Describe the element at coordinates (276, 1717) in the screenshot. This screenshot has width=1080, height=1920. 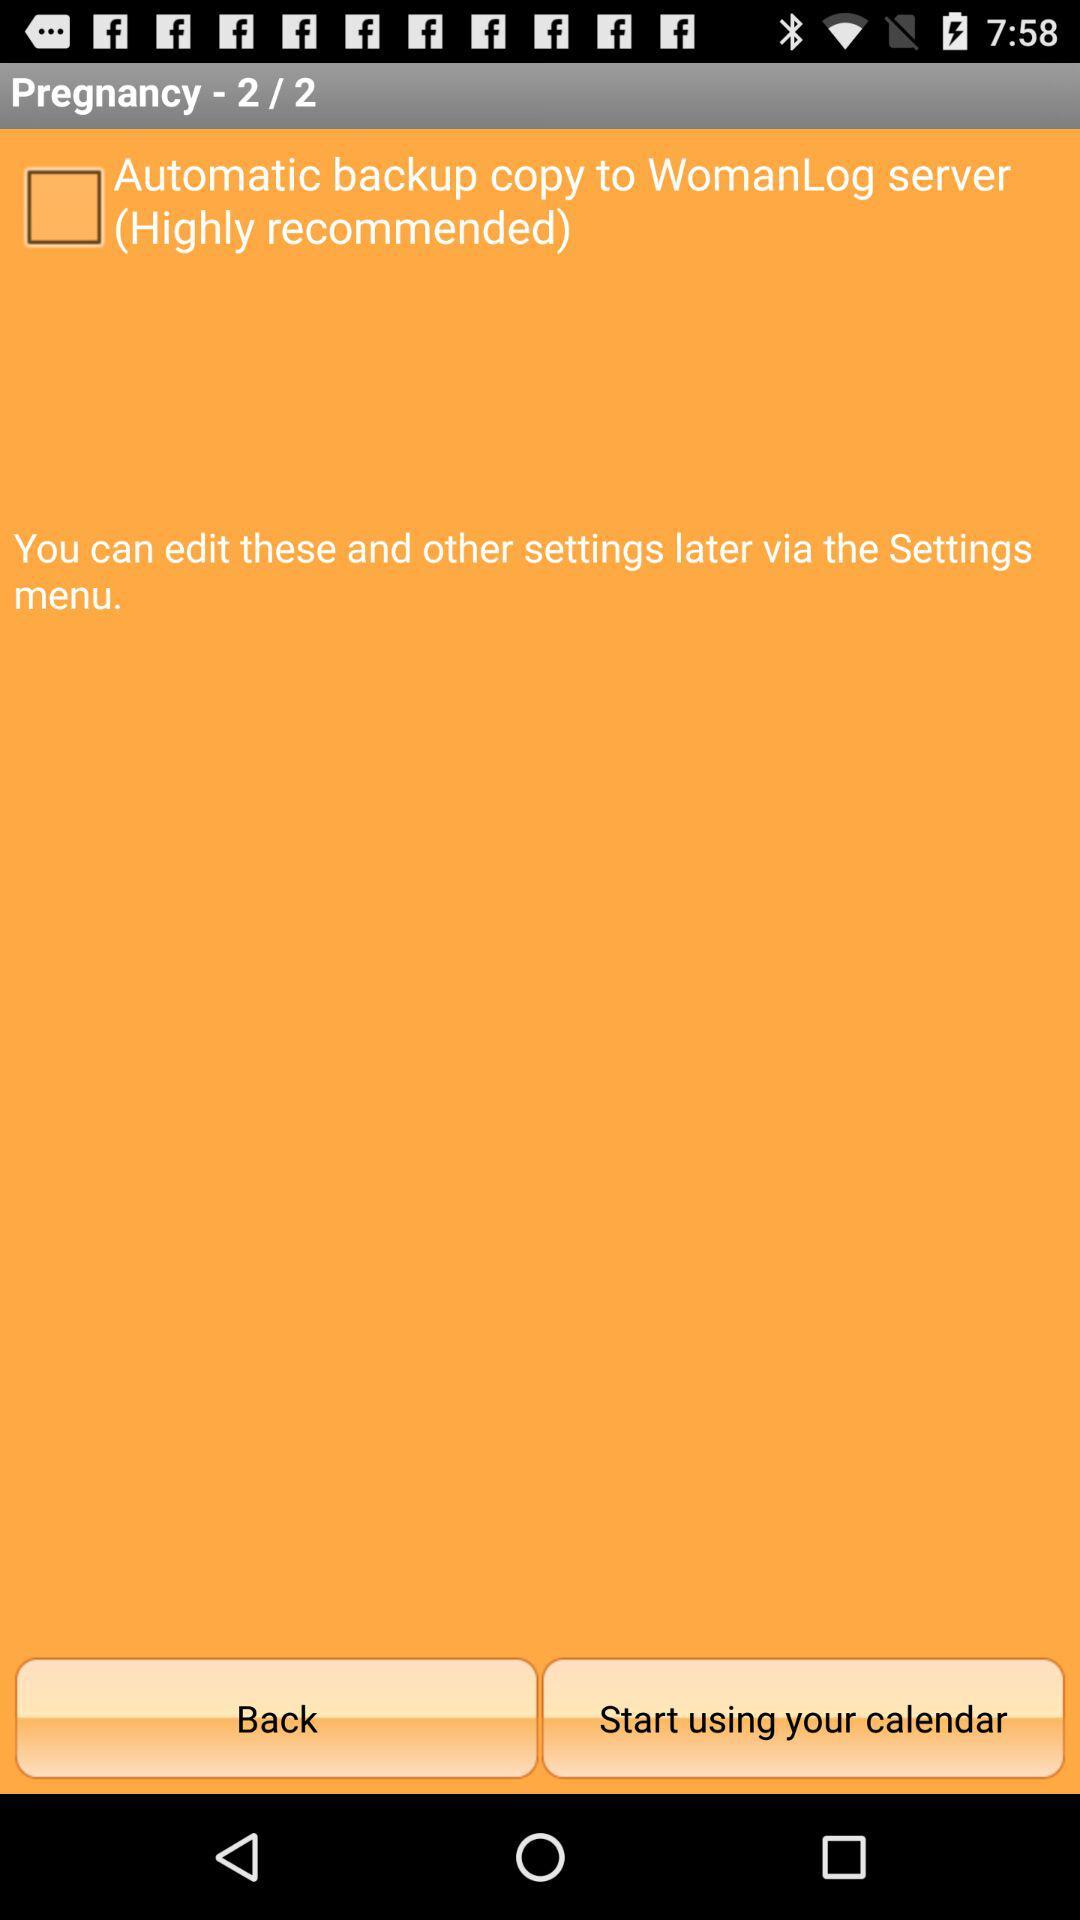
I see `the back icon` at that location.